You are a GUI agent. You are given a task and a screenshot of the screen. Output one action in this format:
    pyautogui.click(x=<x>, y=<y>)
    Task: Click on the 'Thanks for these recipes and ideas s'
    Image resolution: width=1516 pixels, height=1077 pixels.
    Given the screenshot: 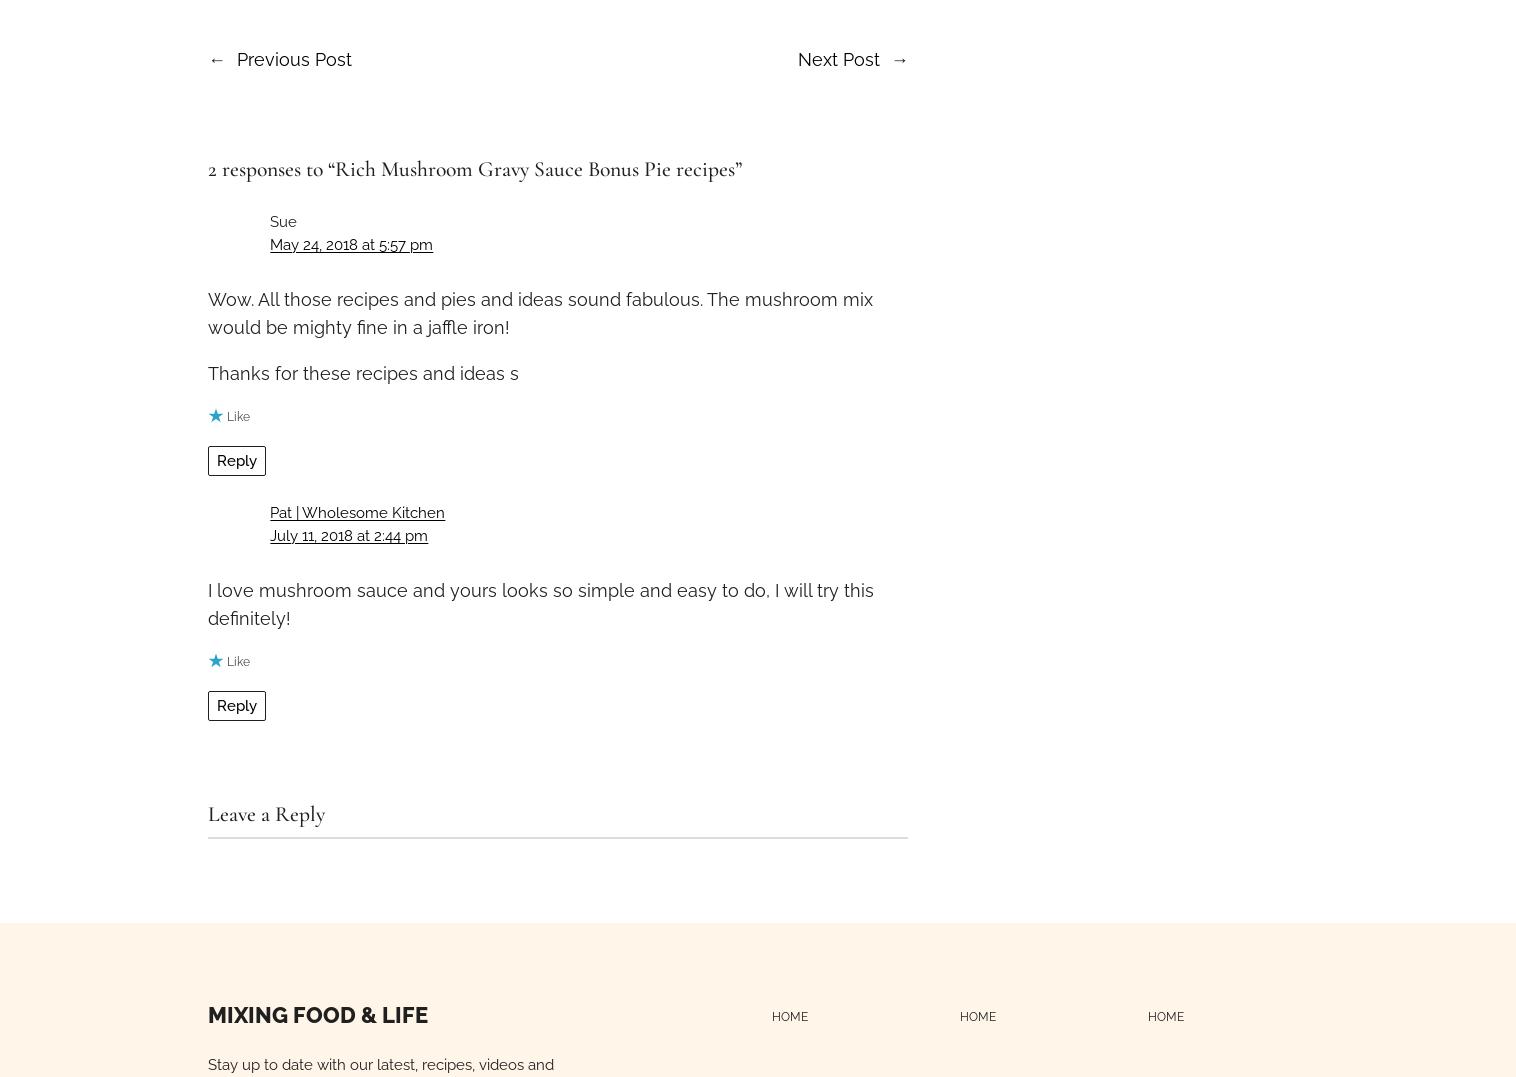 What is the action you would take?
    pyautogui.click(x=363, y=372)
    